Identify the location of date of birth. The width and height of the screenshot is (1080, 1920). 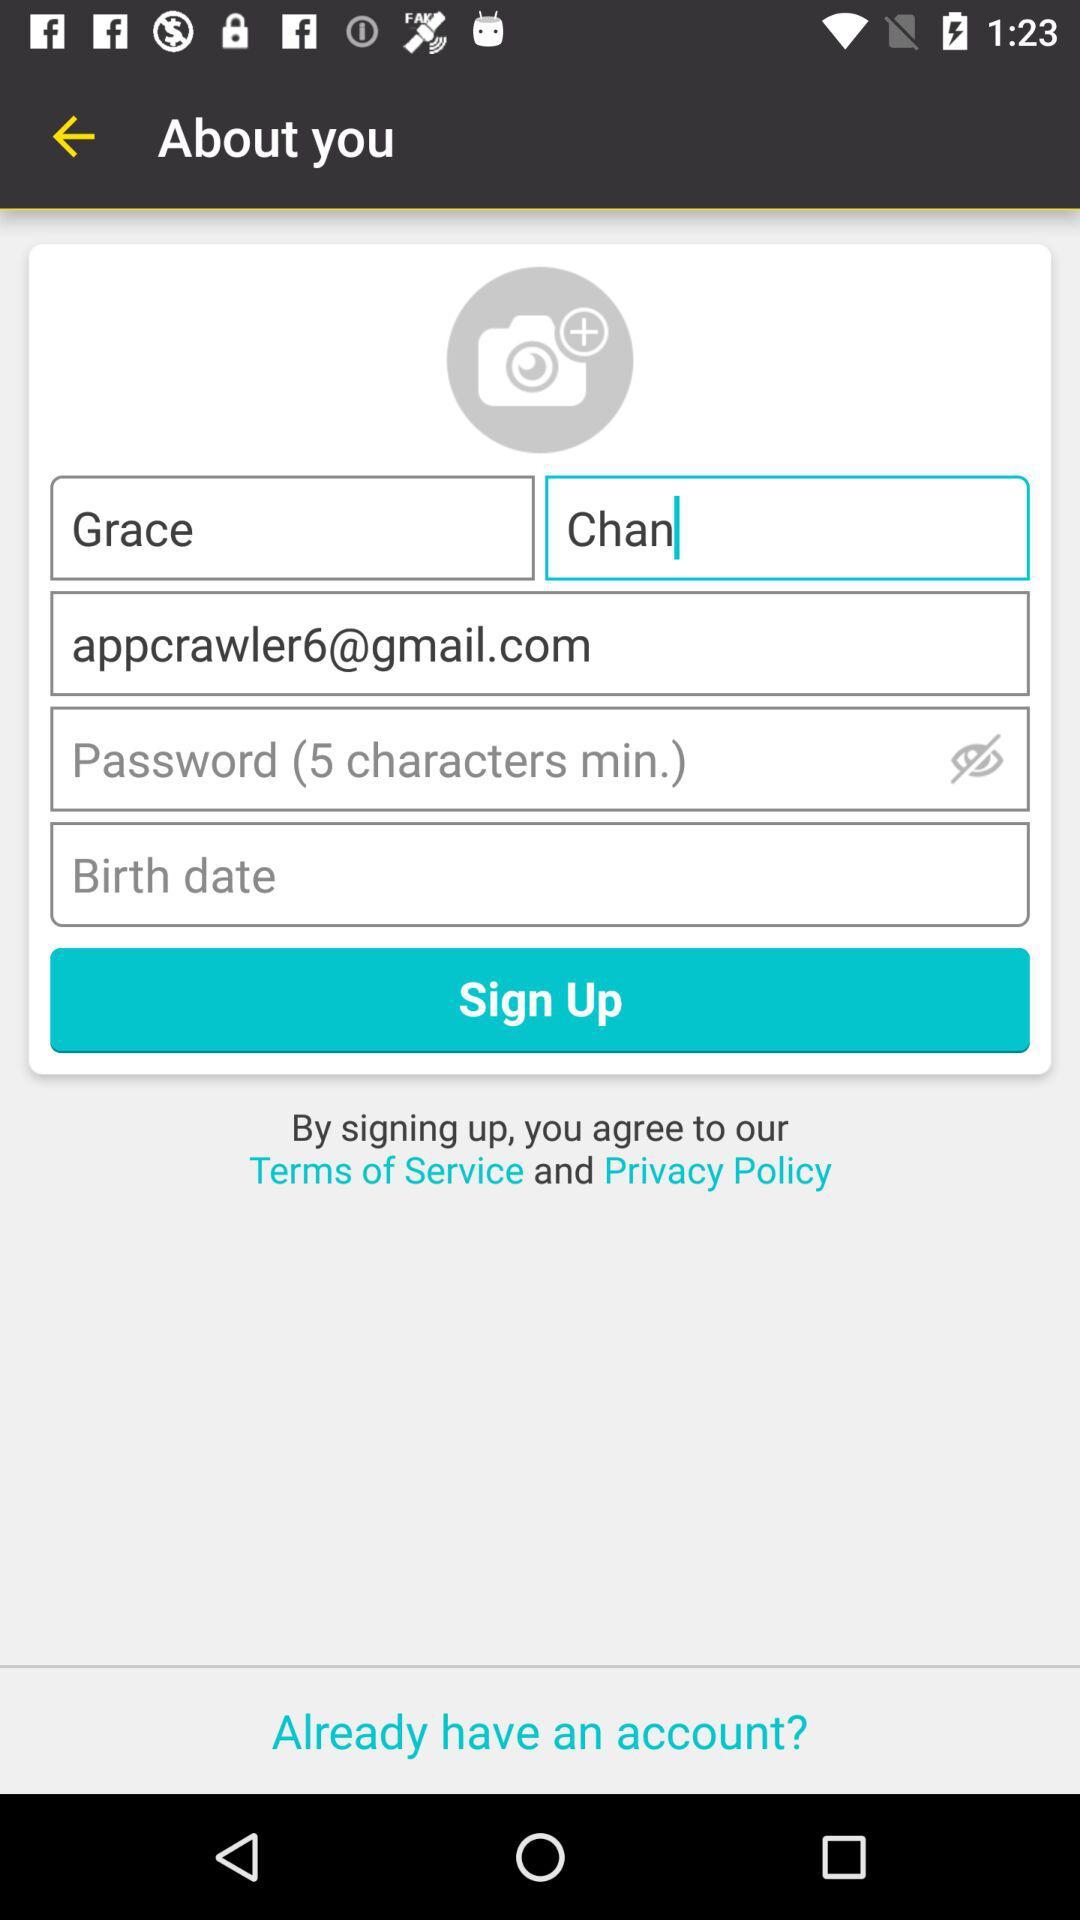
(540, 874).